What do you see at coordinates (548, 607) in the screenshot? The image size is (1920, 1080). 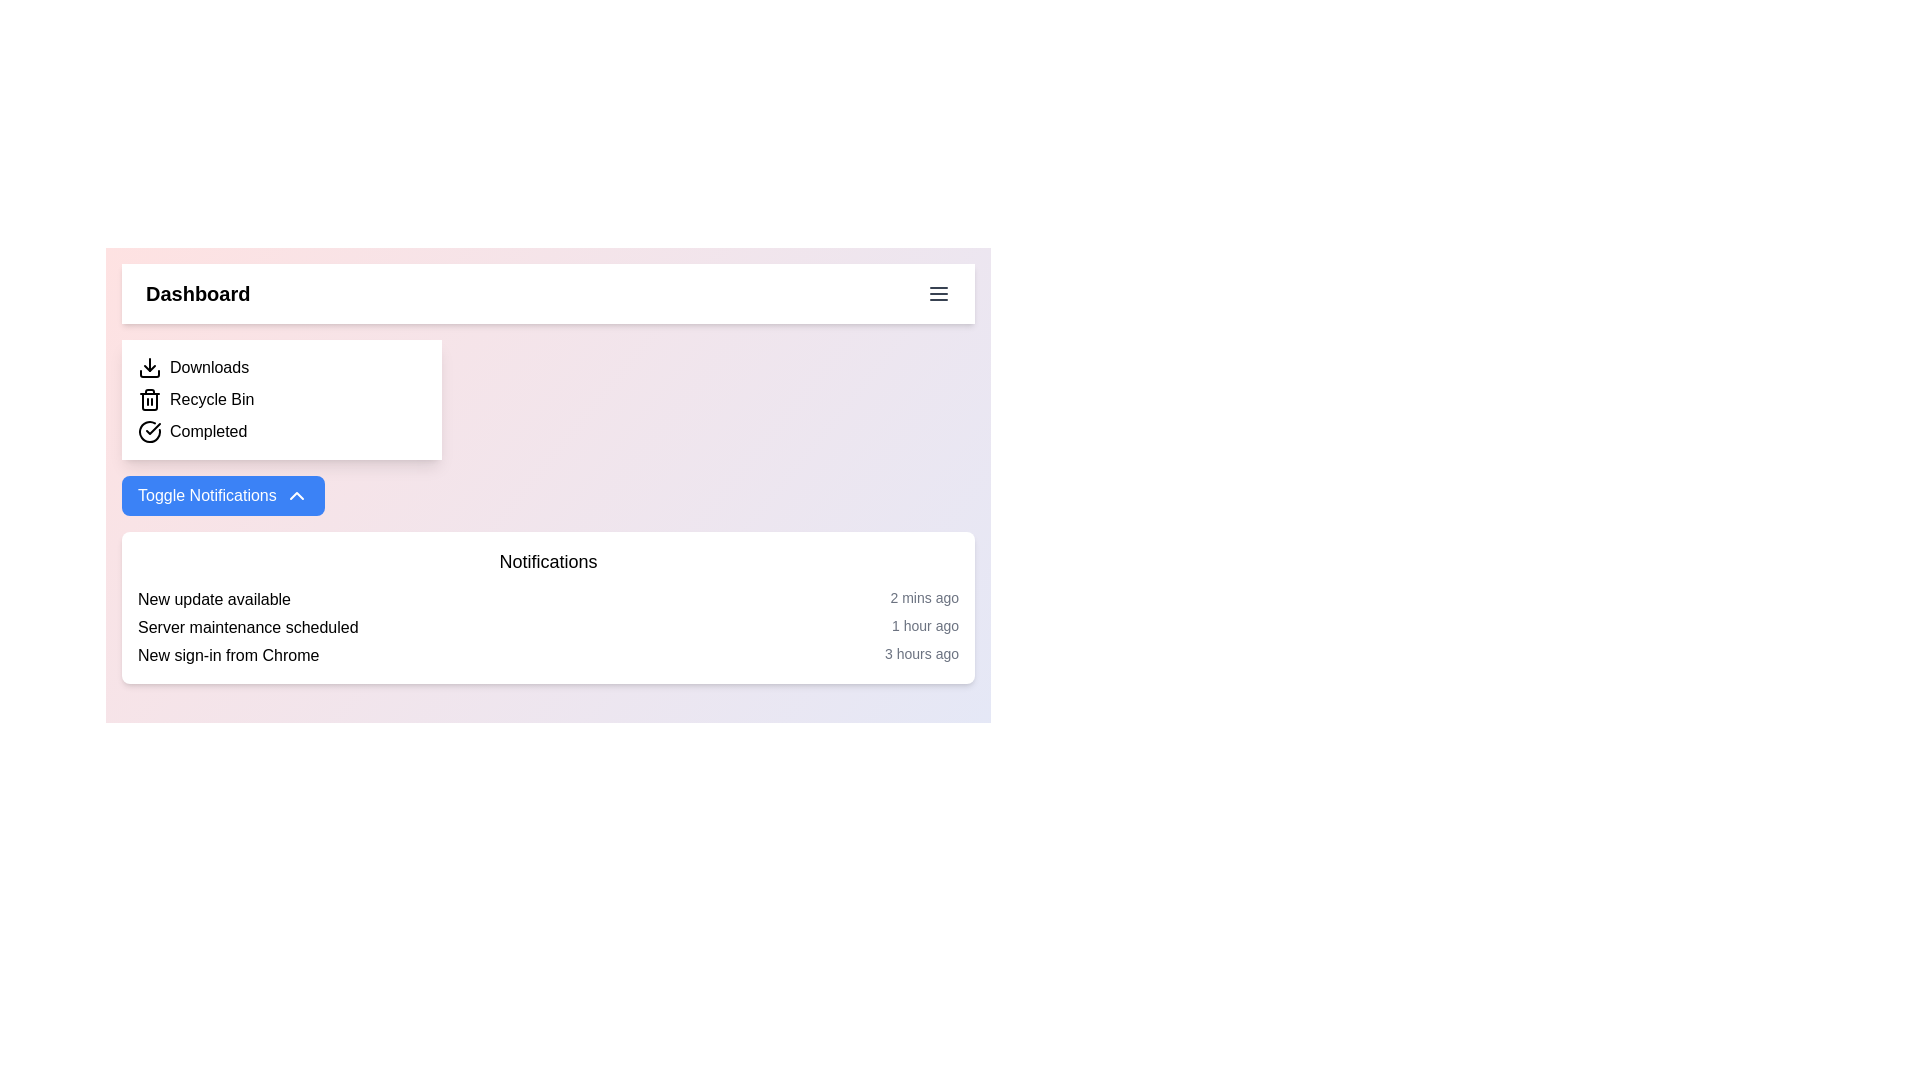 I see `individual notification items within the Notification panel, which is located below the 'Toggle Notifications' blue button and displays a list of notifications with the title 'Notifications'` at bounding box center [548, 607].